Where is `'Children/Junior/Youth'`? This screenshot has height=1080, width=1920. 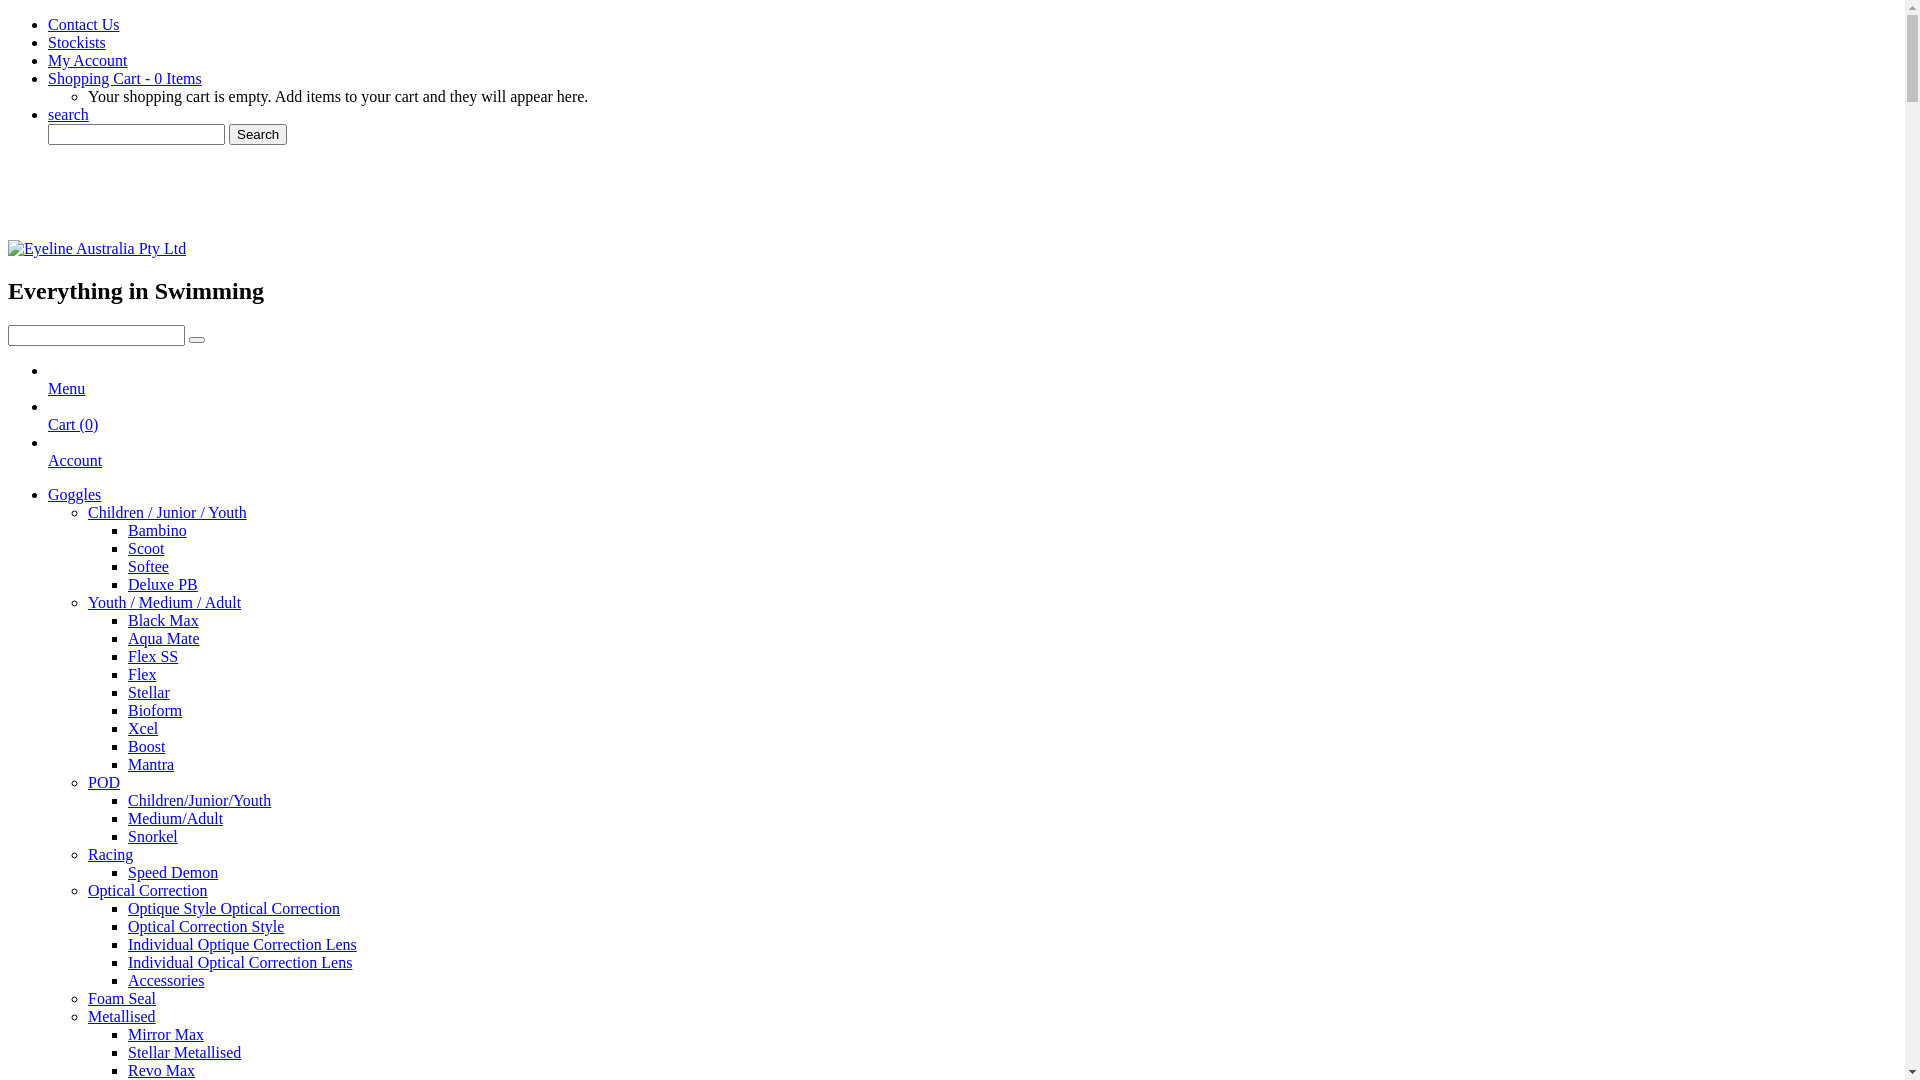
'Children/Junior/Youth' is located at coordinates (199, 799).